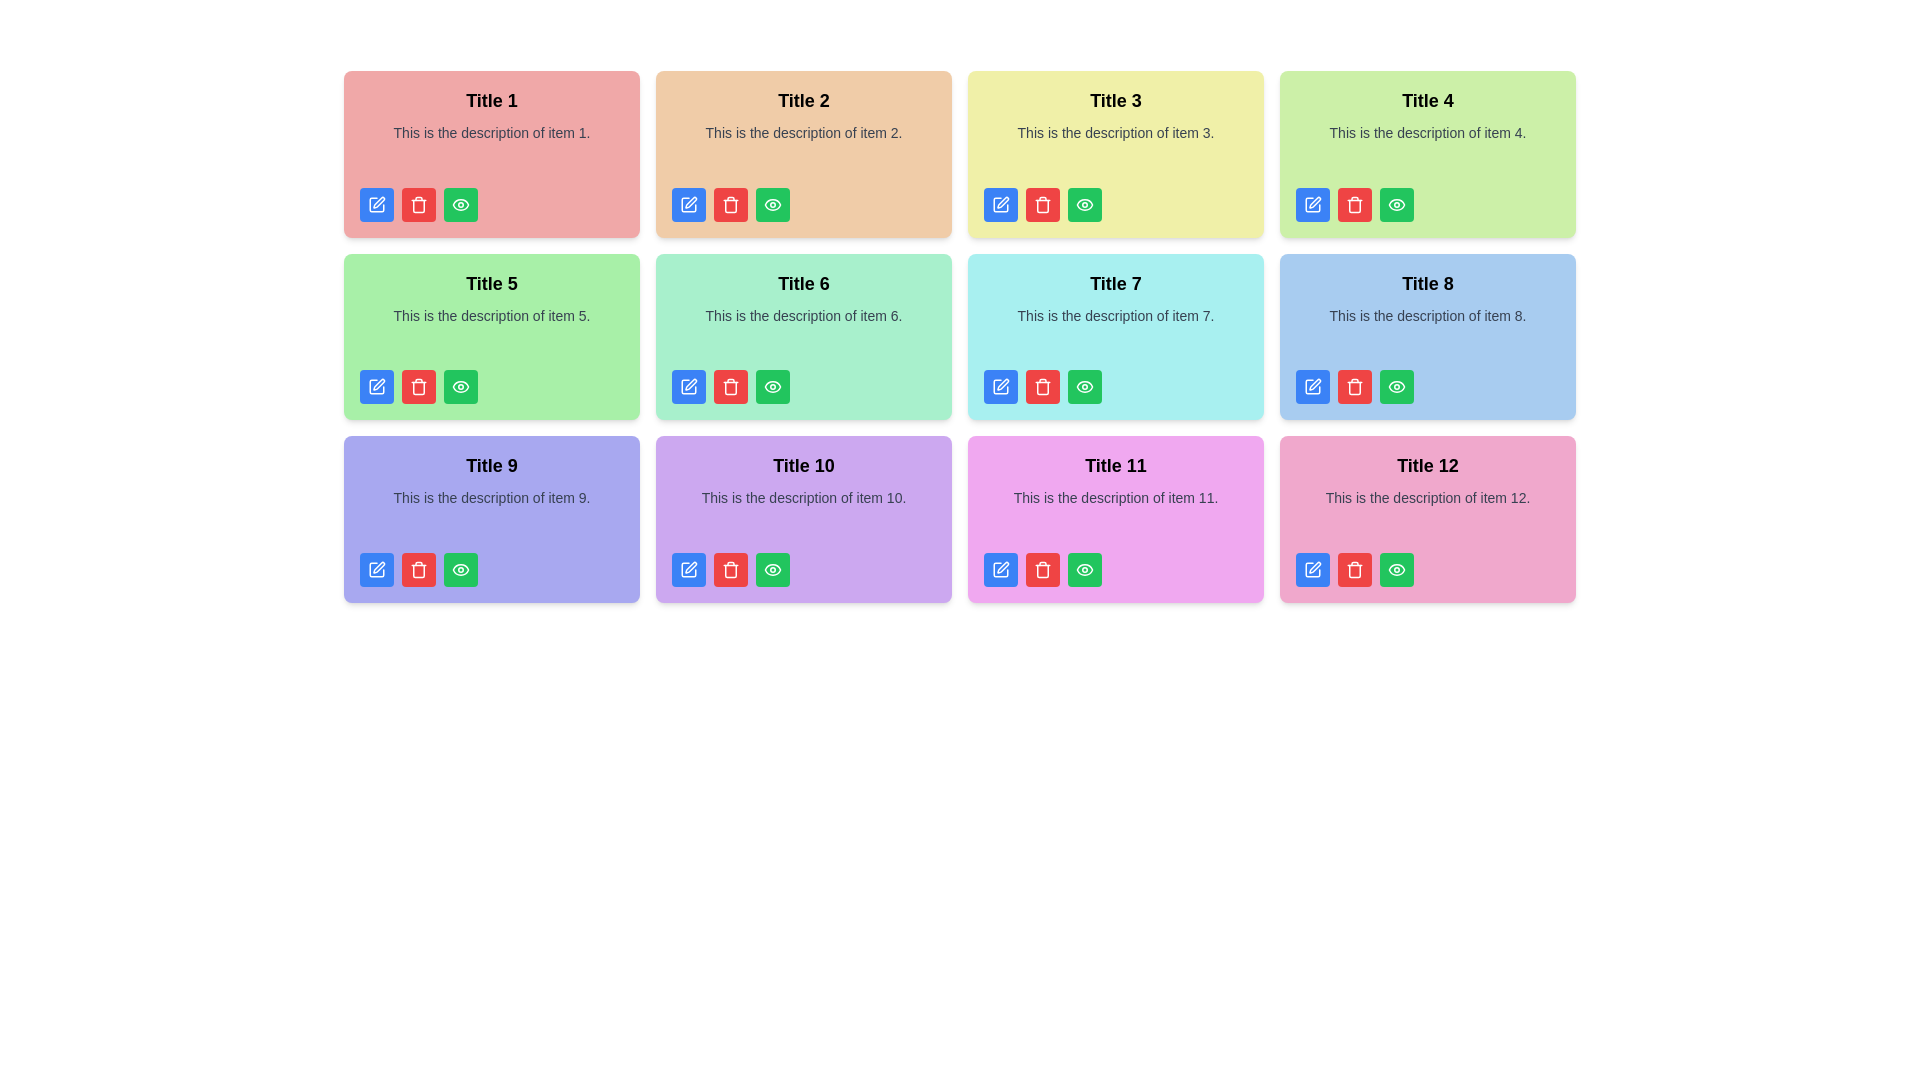 This screenshot has height=1080, width=1920. What do you see at coordinates (377, 386) in the screenshot?
I see `the small blue square icon with a pen symbol at its center, located in the bottom-left corner of the card labeled 'Title 5.'` at bounding box center [377, 386].